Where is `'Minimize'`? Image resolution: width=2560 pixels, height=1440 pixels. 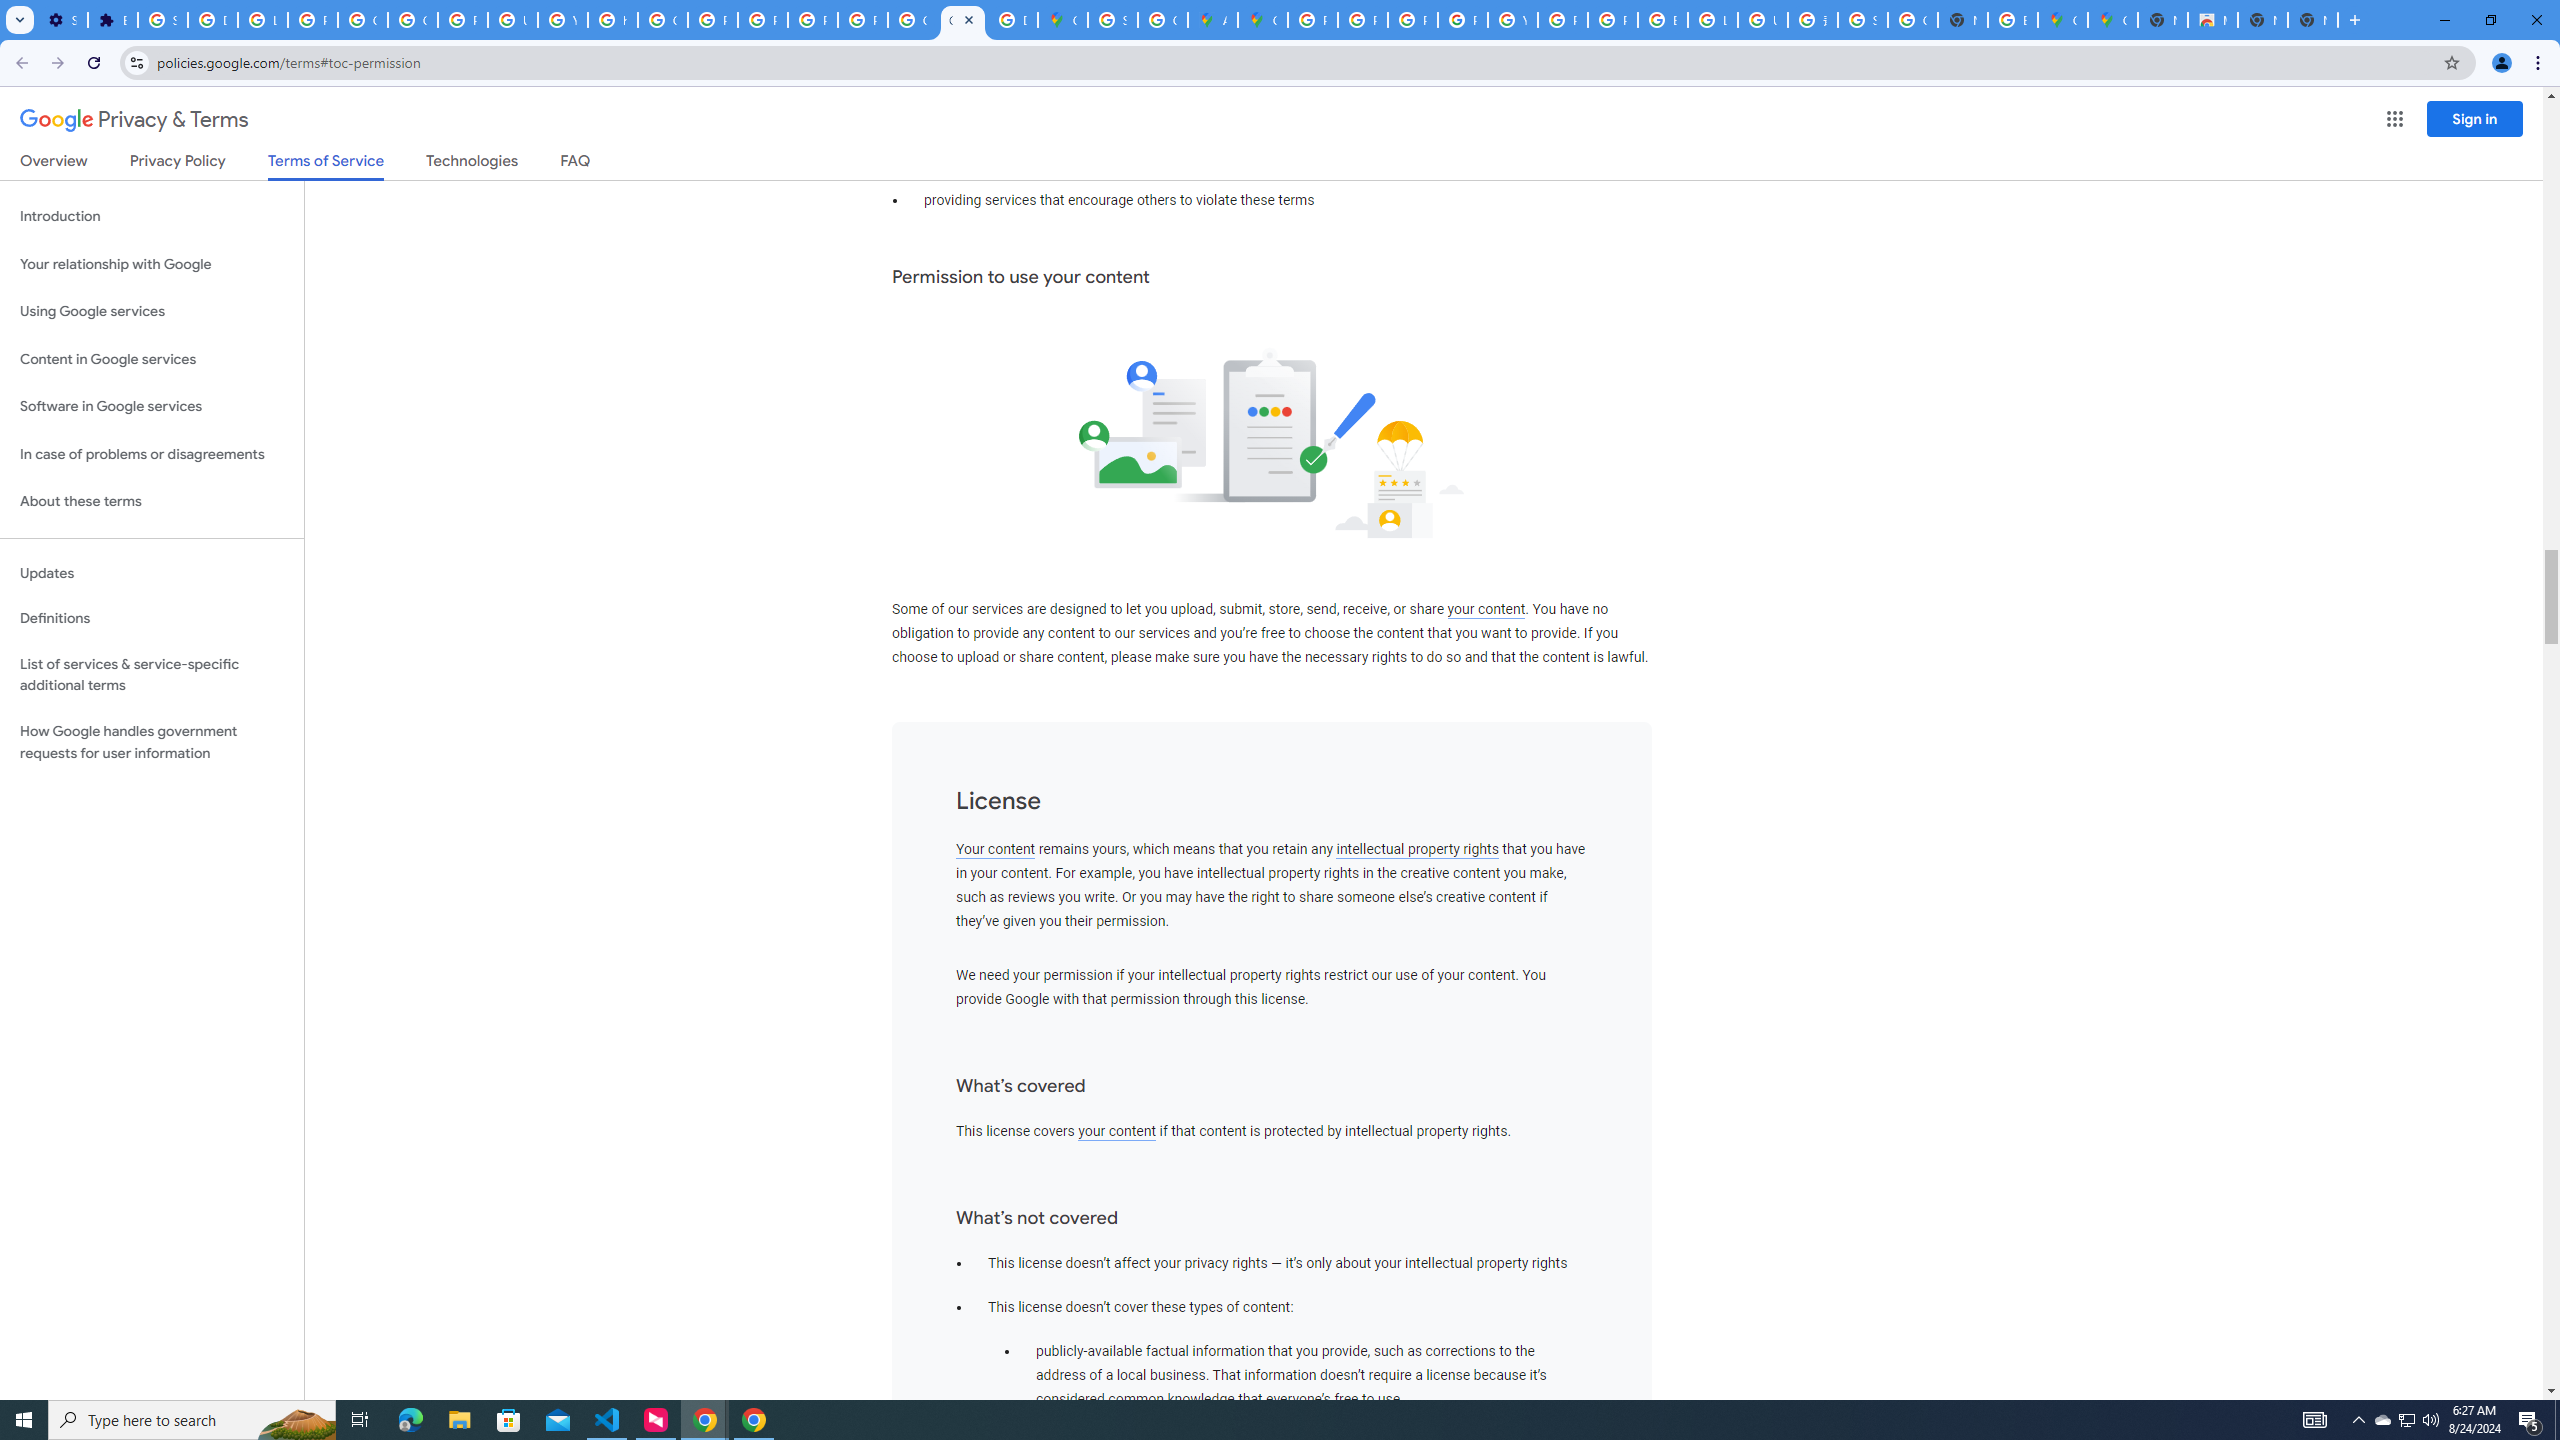
'Minimize' is located at coordinates (2443, 19).